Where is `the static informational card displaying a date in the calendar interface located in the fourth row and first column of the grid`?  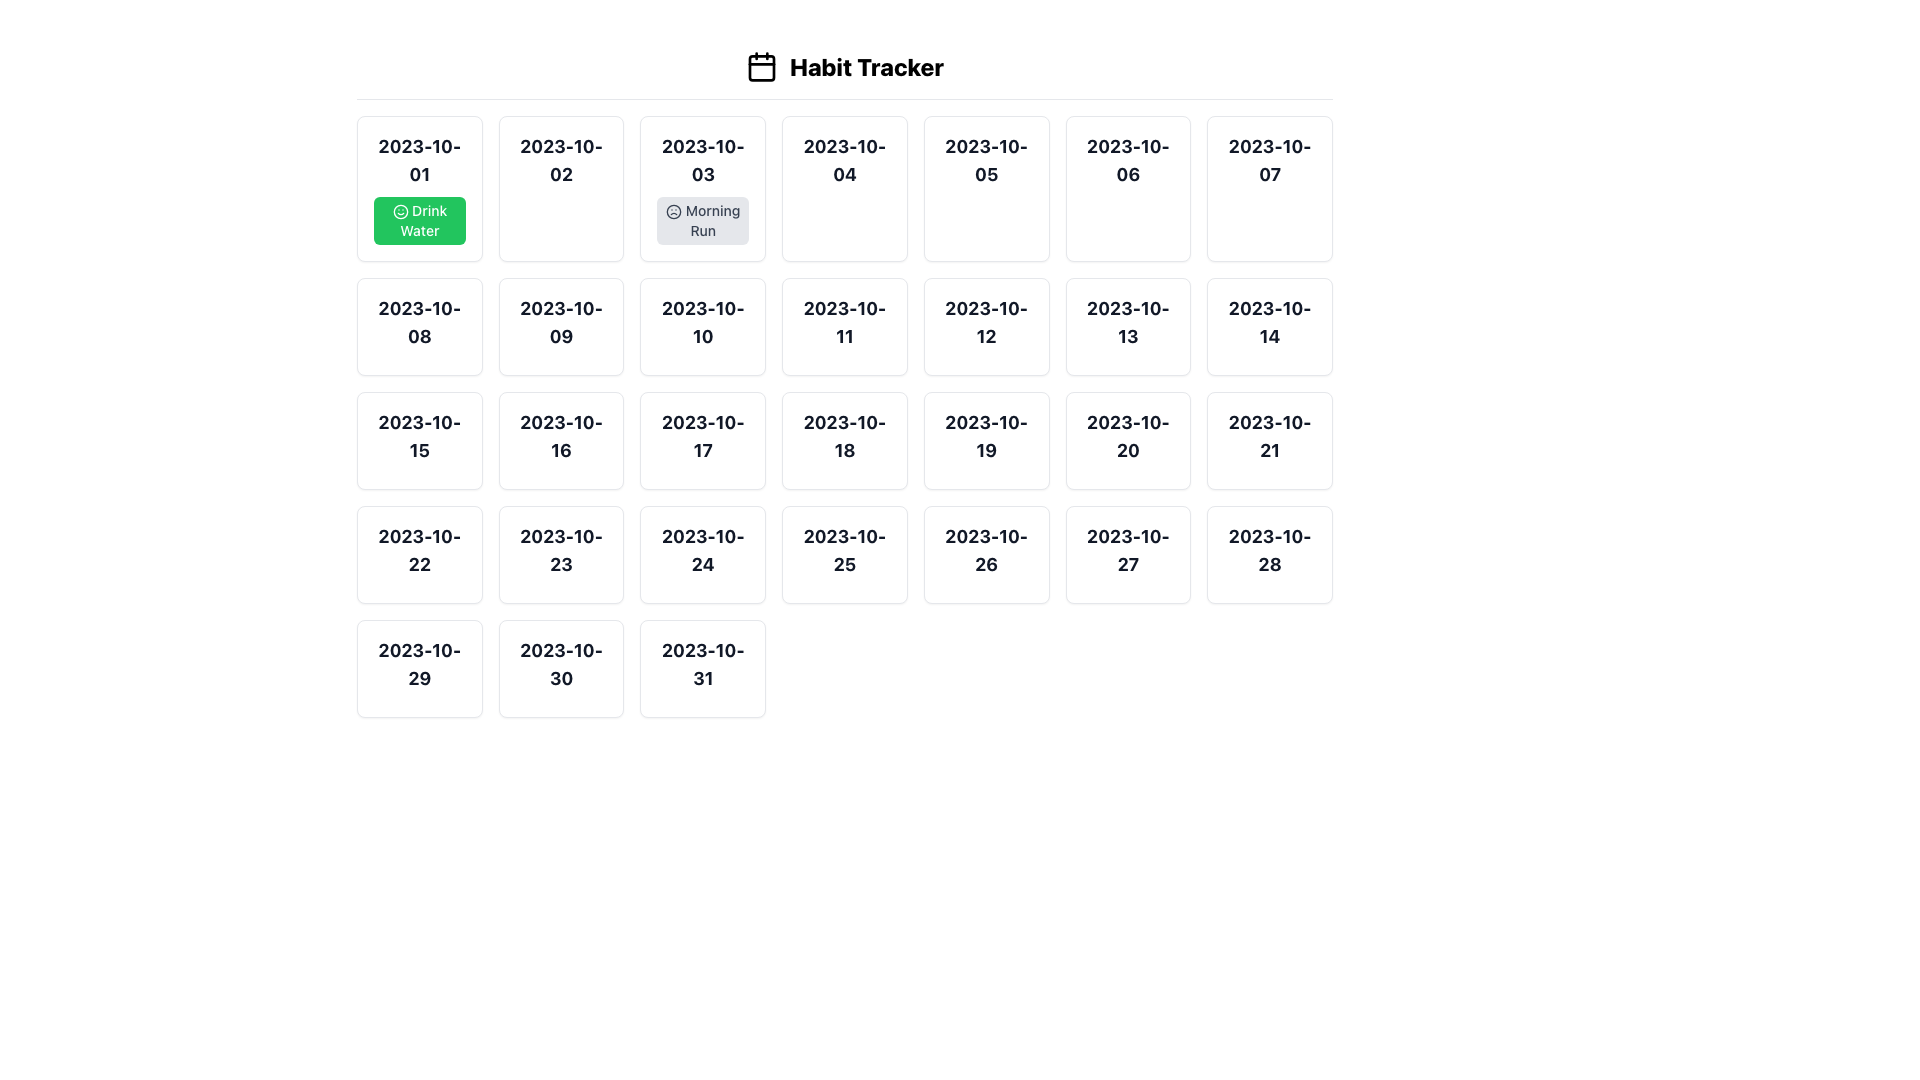 the static informational card displaying a date in the calendar interface located in the fourth row and first column of the grid is located at coordinates (418, 555).